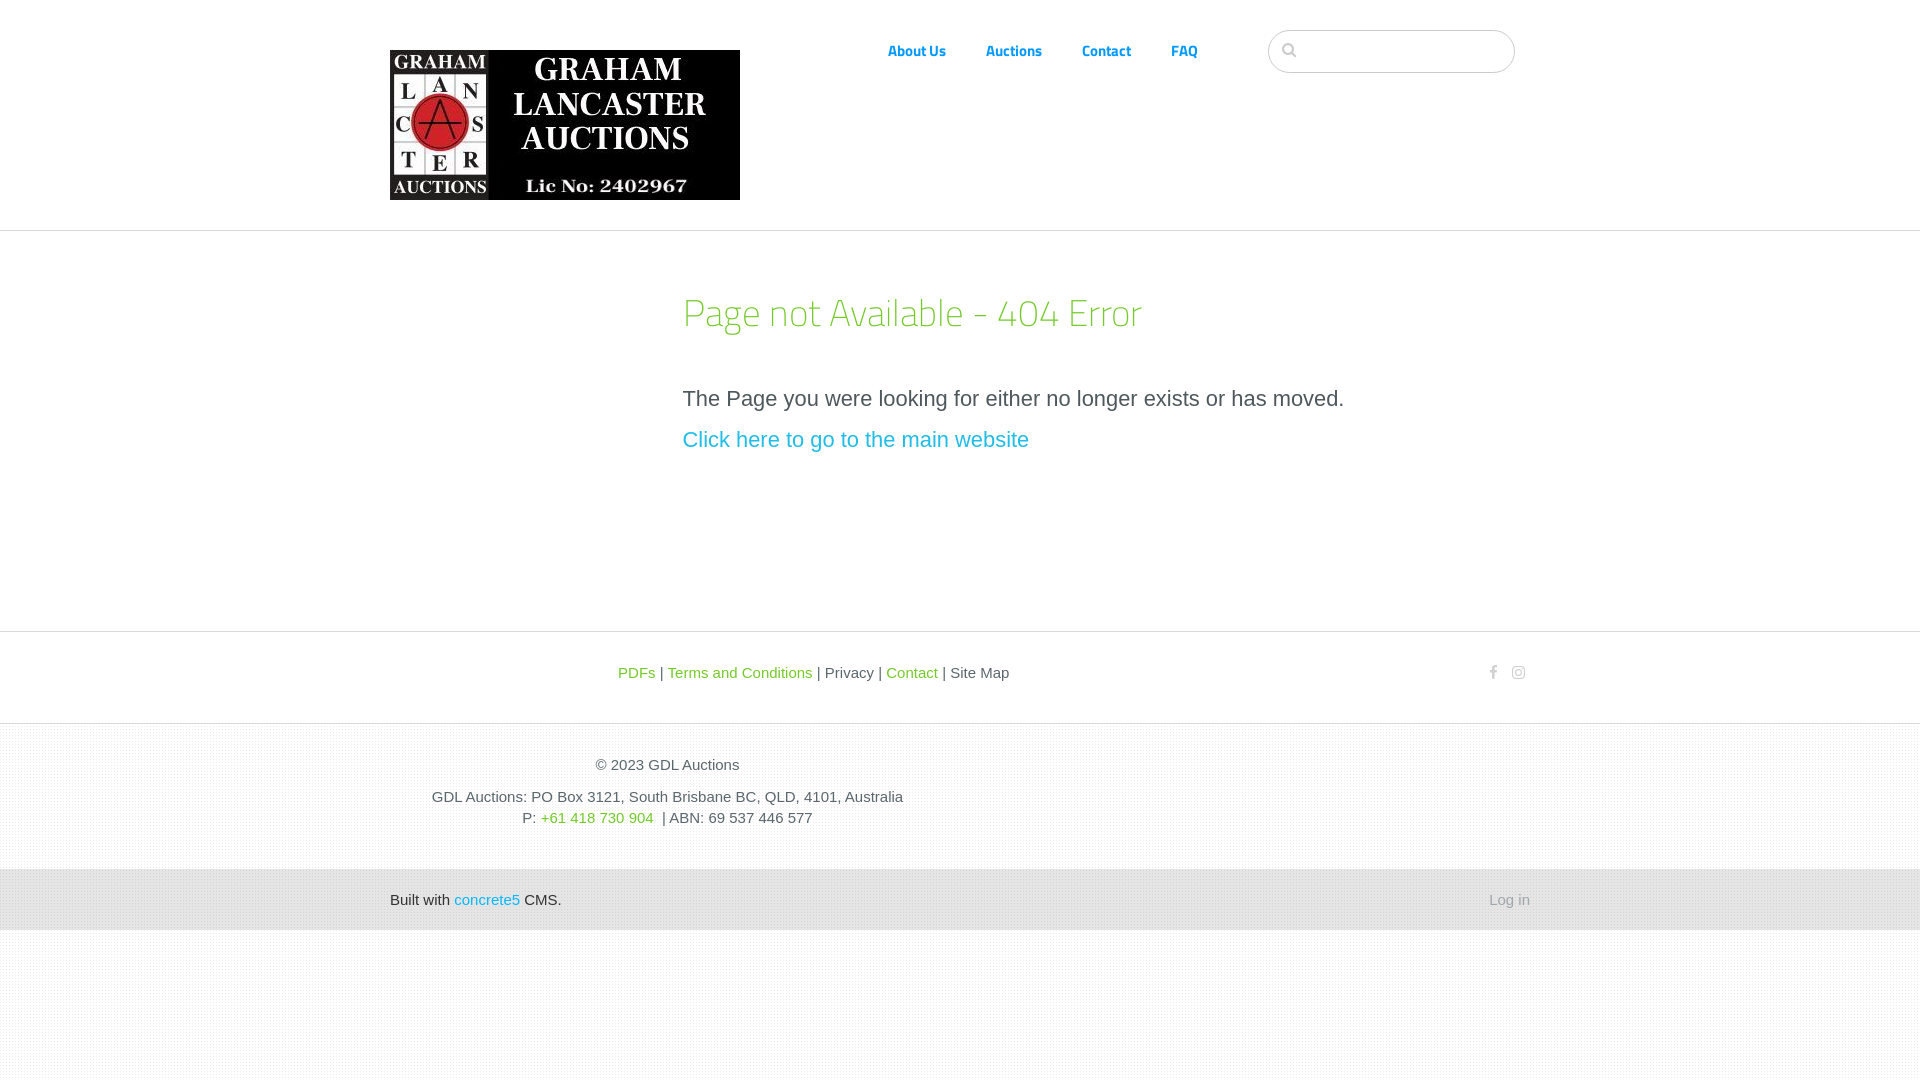  I want to click on 'concrete5', so click(453, 898).